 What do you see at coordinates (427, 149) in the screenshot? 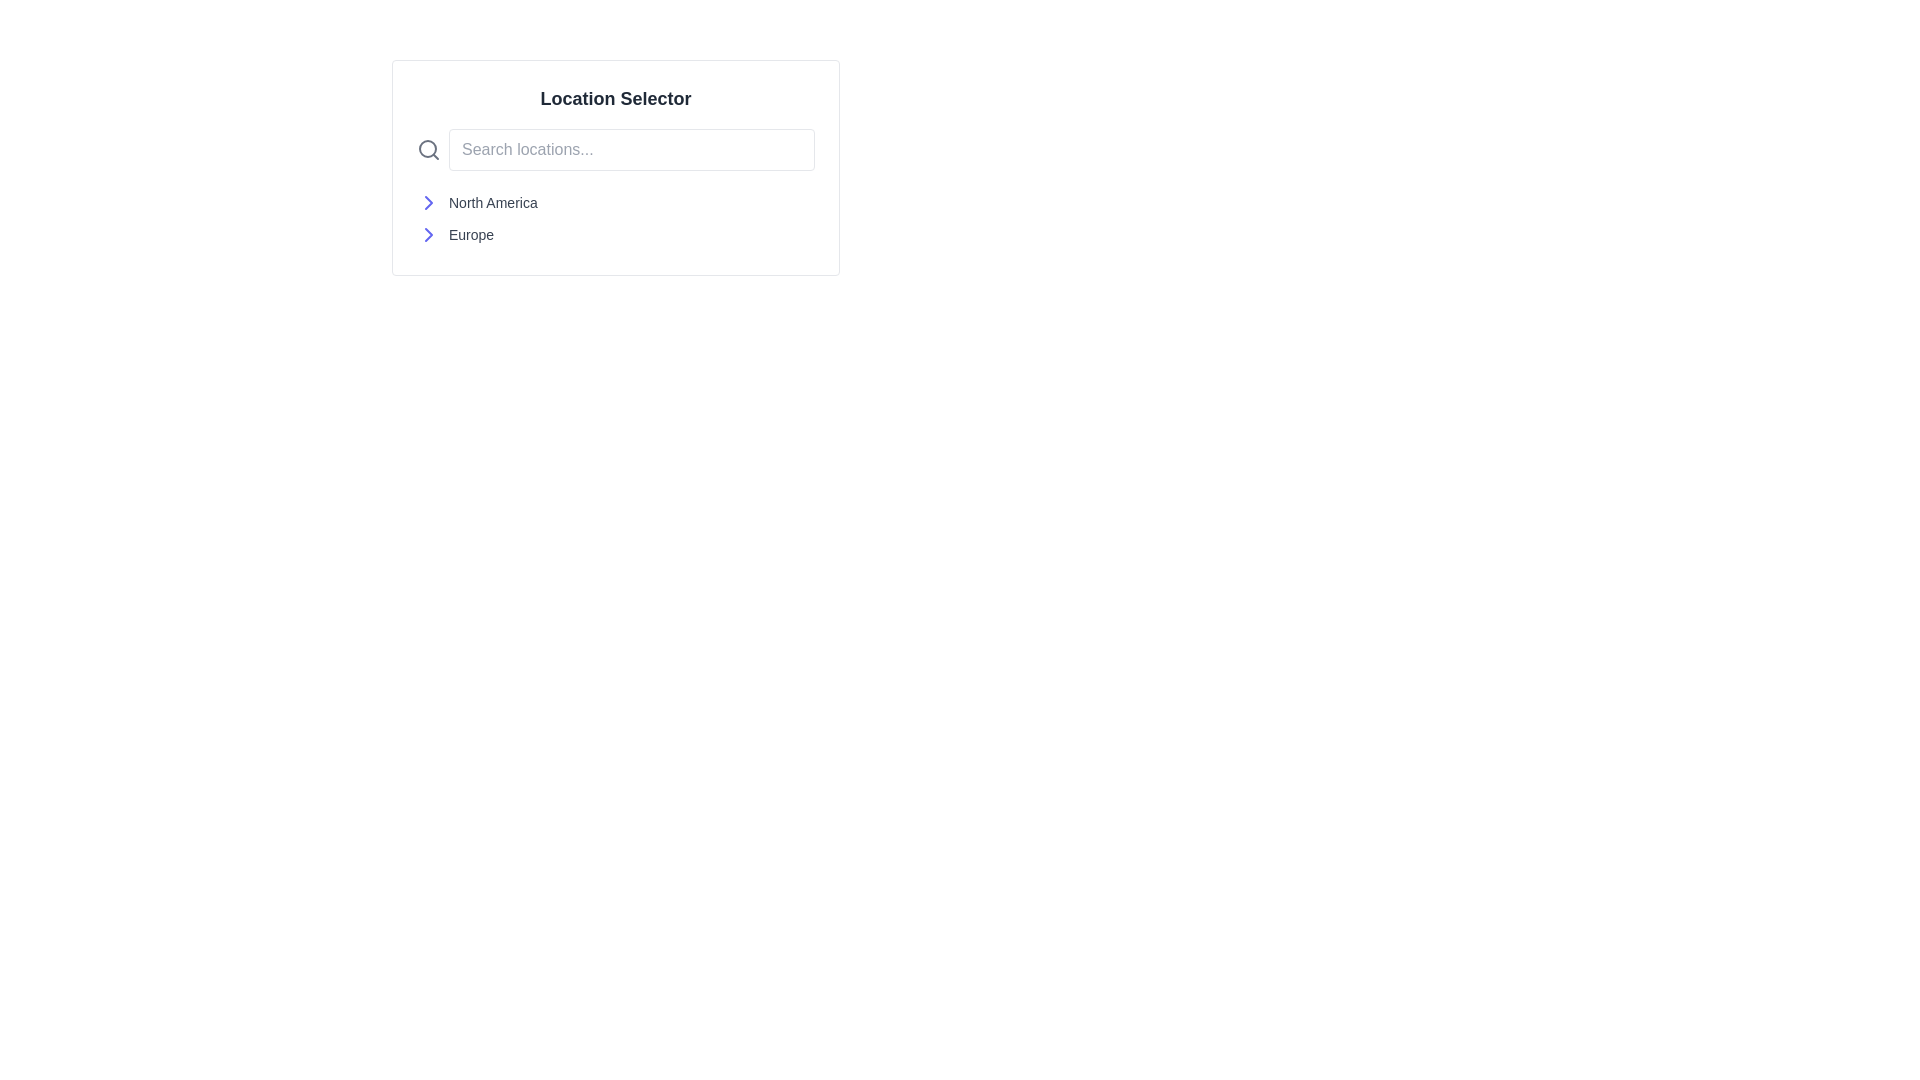
I see `the search icon located directly to the left of the text input box labeled 'Search locations...' to focus on the input field` at bounding box center [427, 149].